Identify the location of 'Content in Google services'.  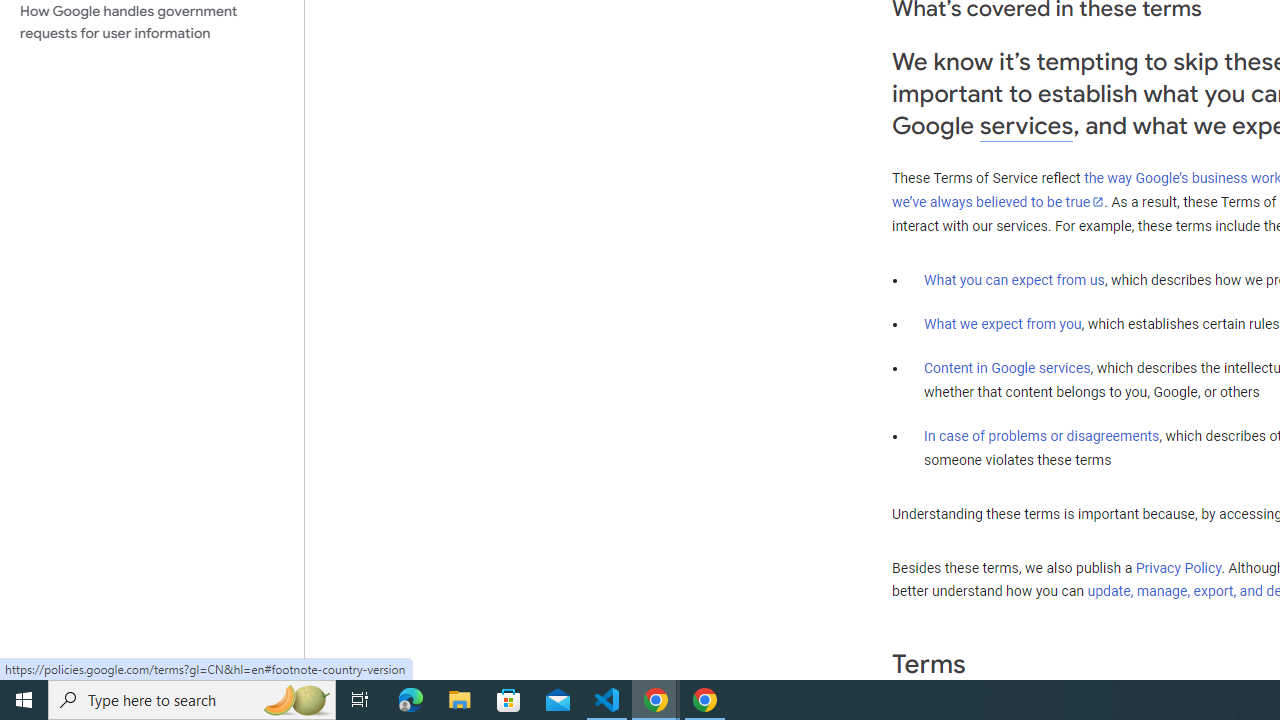
(1007, 368).